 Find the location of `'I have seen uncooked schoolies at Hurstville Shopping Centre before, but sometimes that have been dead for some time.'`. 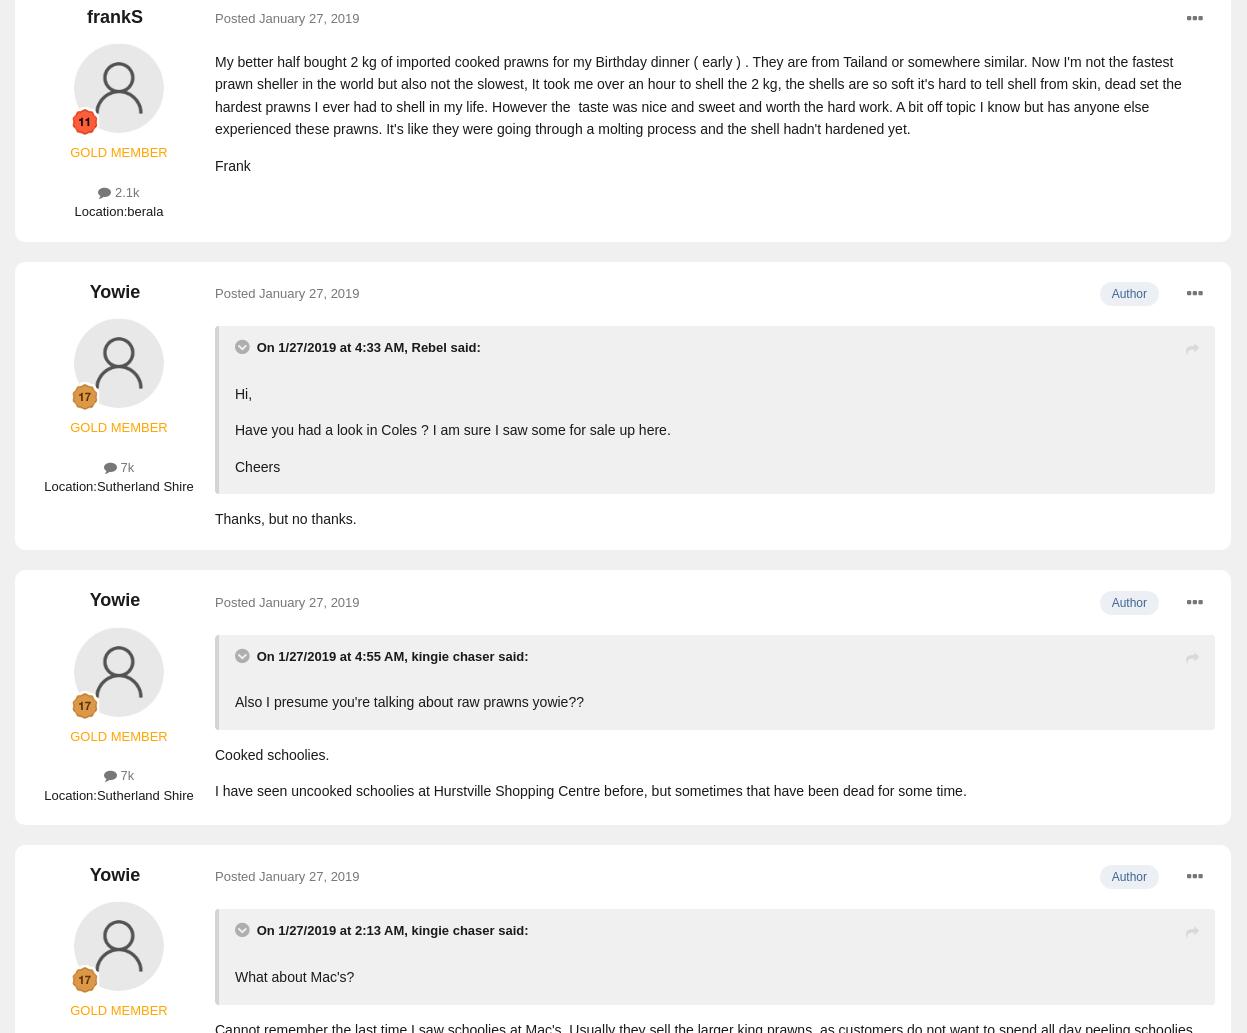

'I have seen uncooked schoolies at Hurstville Shopping Centre before, but sometimes that have been dead for some time.' is located at coordinates (590, 790).